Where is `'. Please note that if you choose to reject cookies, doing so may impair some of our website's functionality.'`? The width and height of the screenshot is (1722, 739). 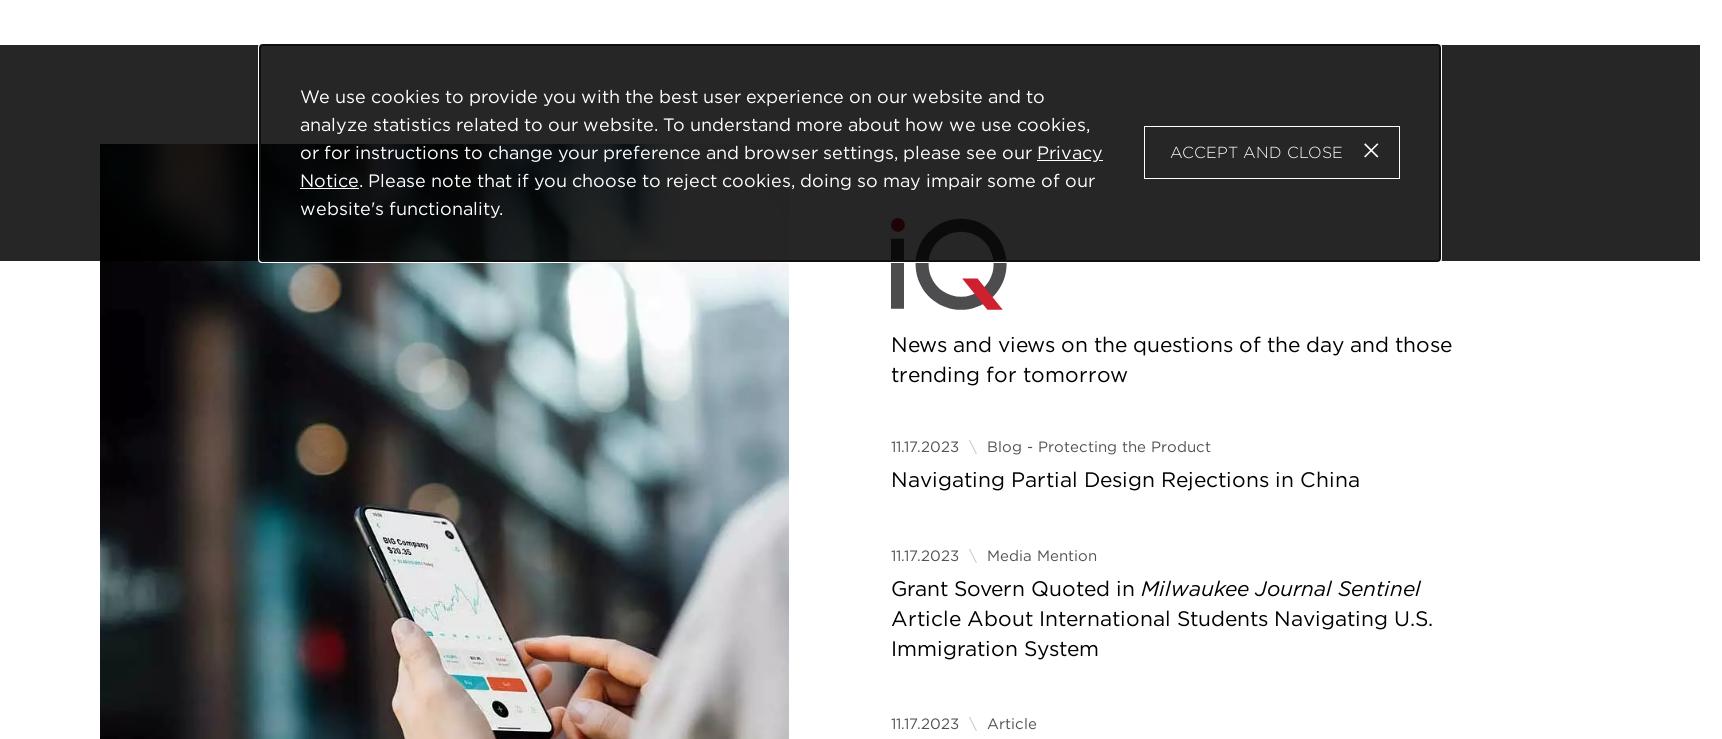
'. Please note that if you choose to reject cookies, doing so may impair some of our website's functionality.' is located at coordinates (696, 193).